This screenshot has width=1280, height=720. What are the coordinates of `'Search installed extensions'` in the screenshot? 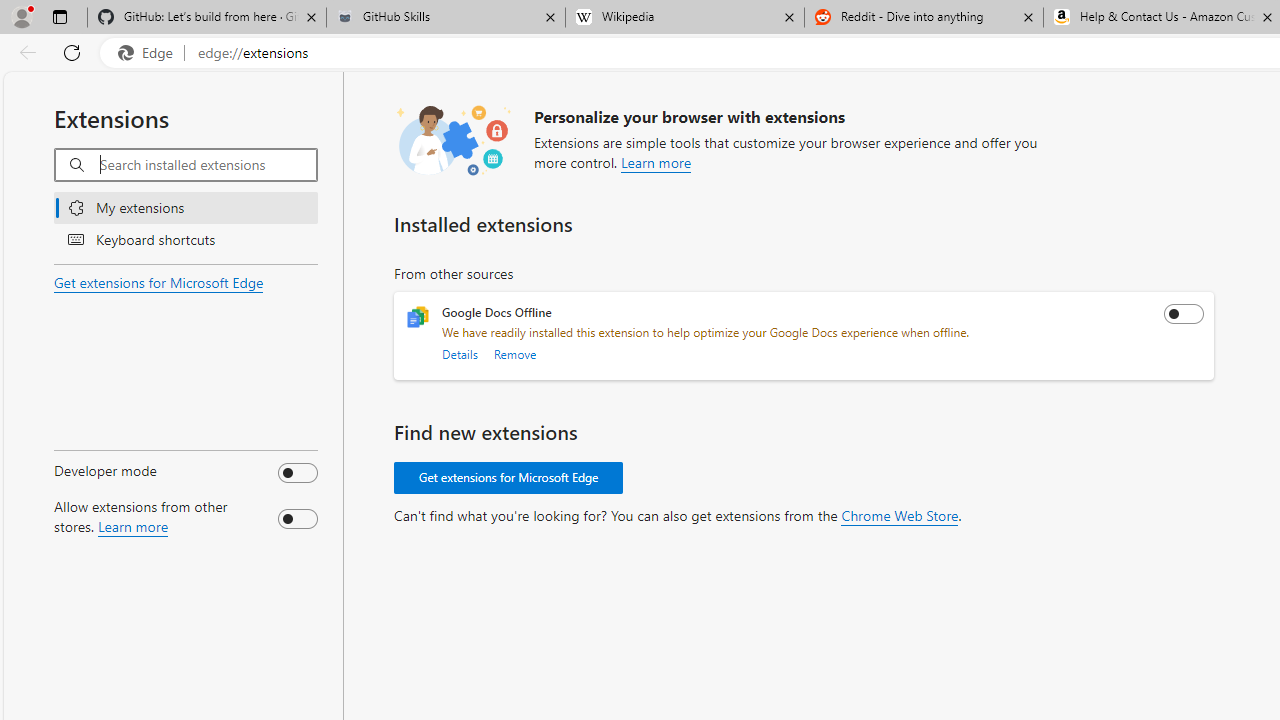 It's located at (208, 164).